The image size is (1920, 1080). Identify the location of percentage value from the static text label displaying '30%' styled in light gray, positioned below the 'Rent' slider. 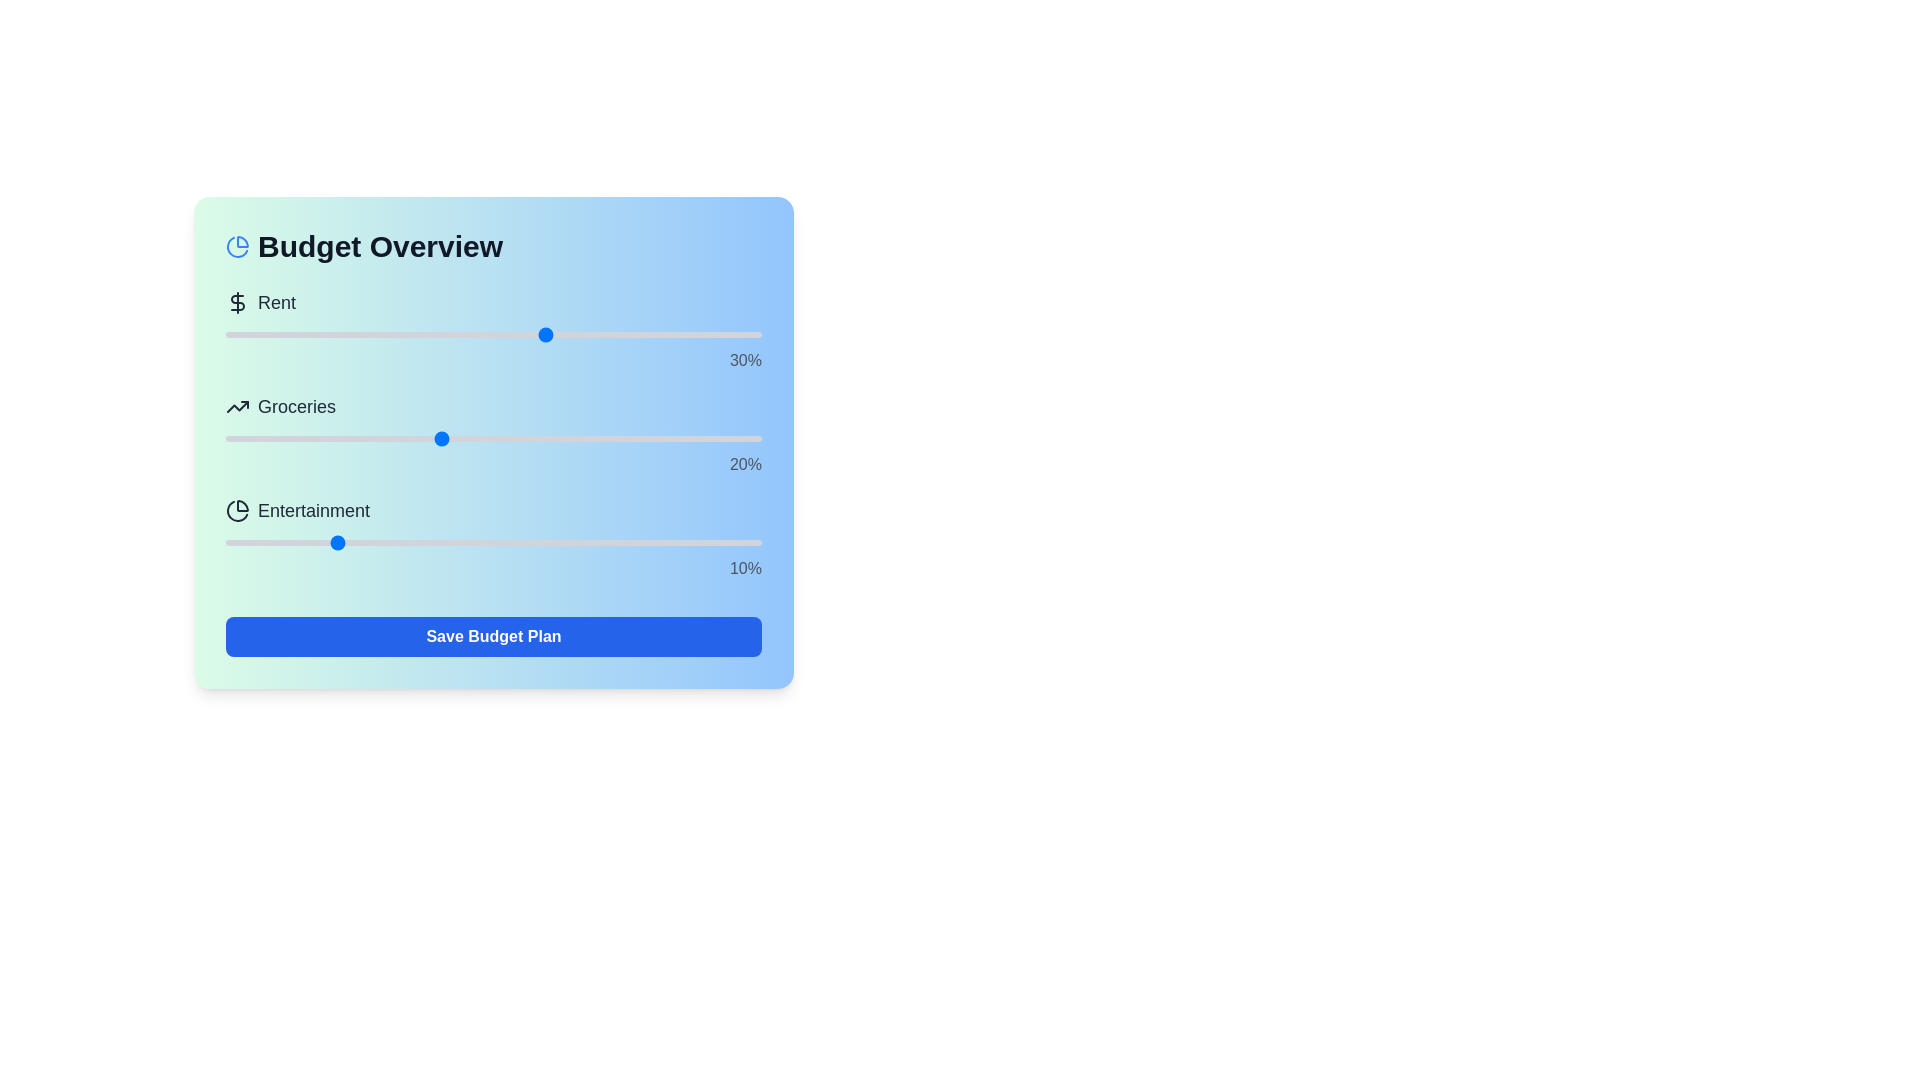
(494, 361).